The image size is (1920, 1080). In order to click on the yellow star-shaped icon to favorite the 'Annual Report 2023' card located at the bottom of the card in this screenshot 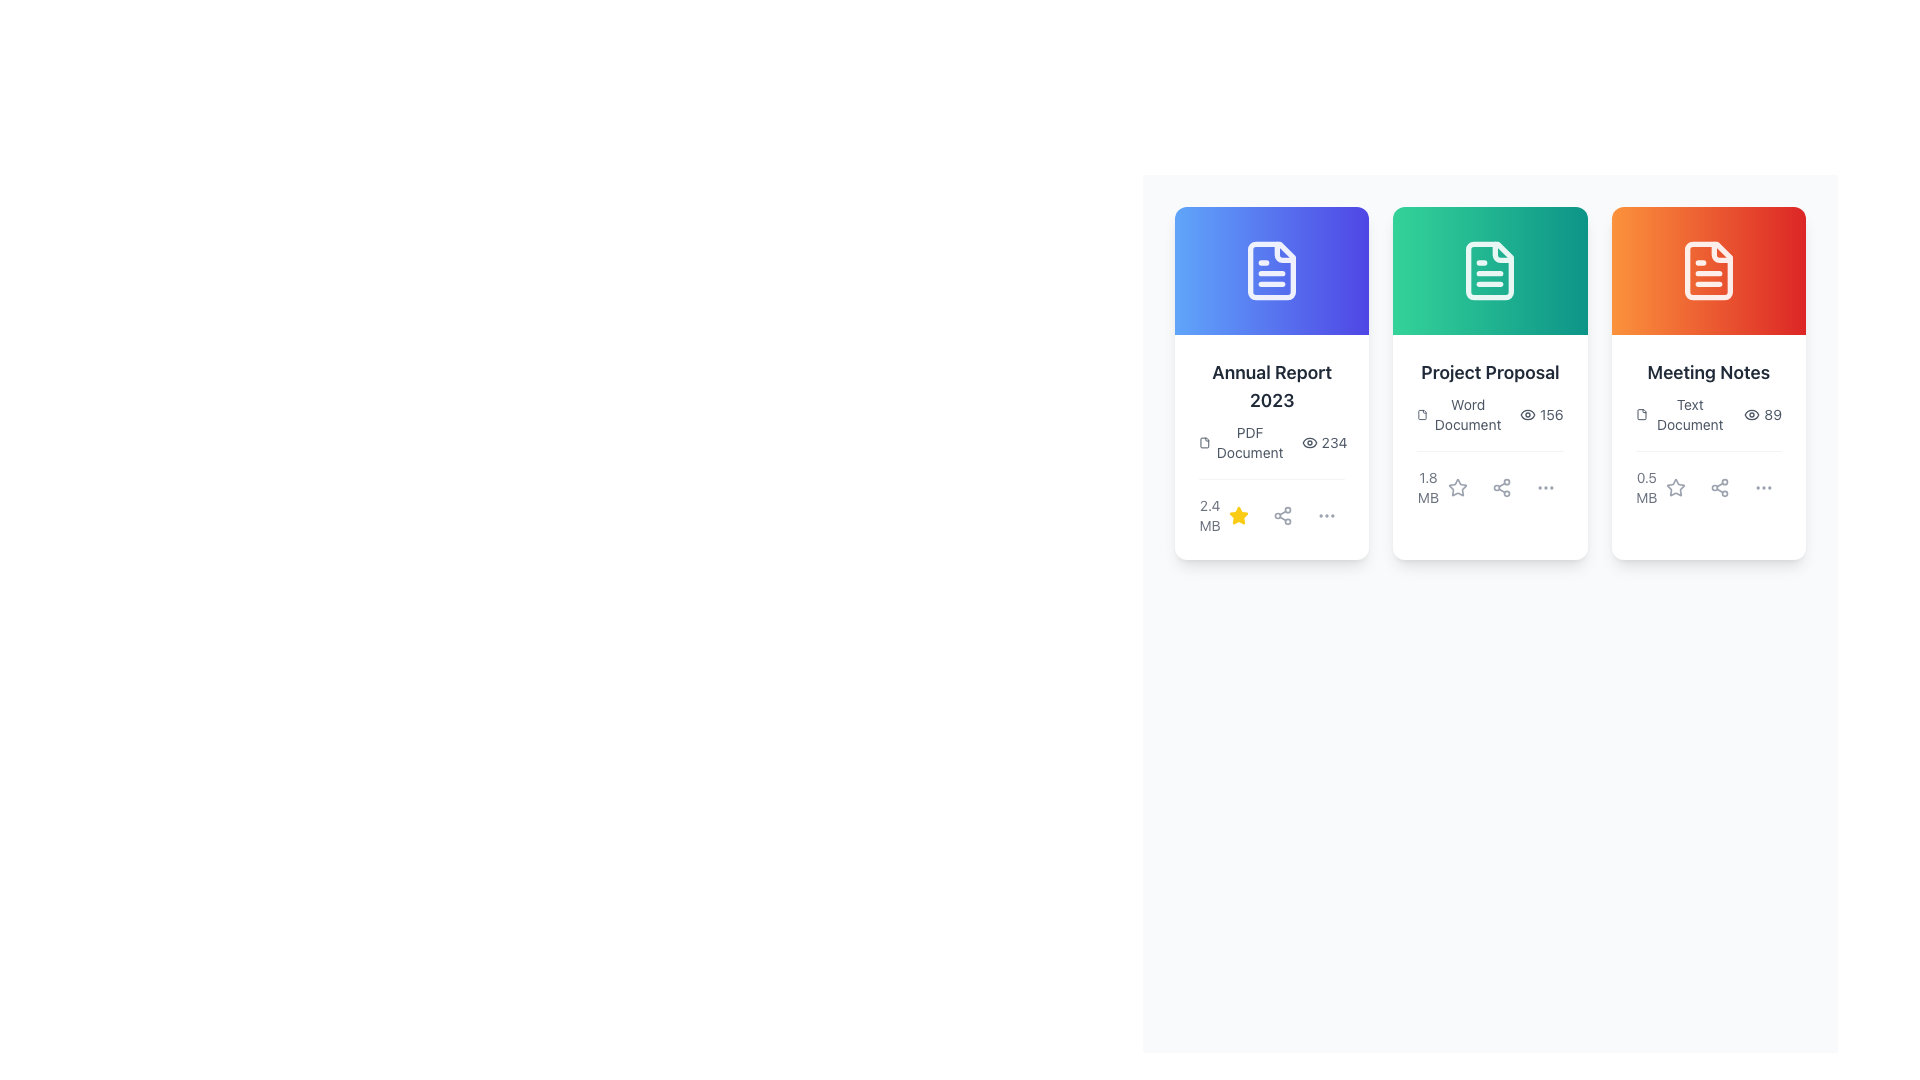, I will do `click(1238, 514)`.